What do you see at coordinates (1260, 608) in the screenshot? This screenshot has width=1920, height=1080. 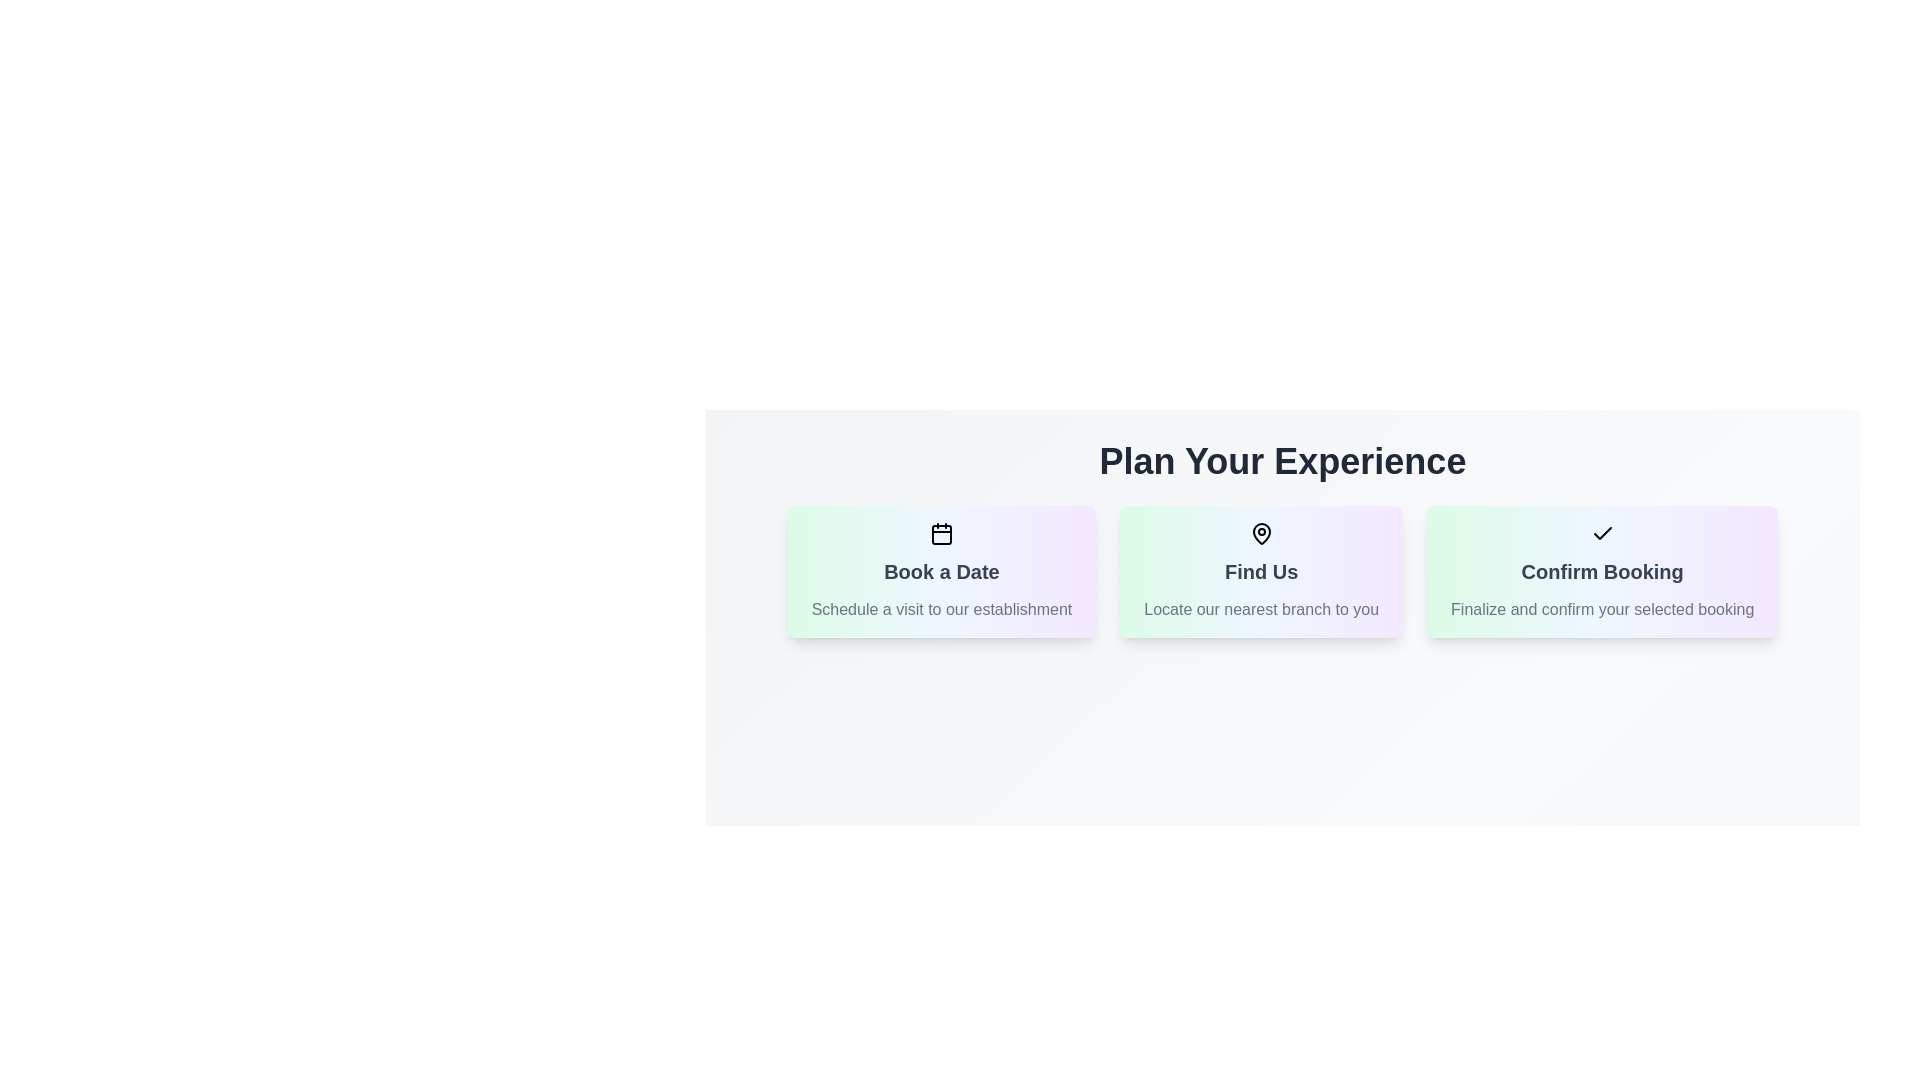 I see `the static text displaying 'Locate our nearest branch to you' in gray font, located below the heading 'Find Us' in the central card of a three-card layout, to check for additional visual effects` at bounding box center [1260, 608].